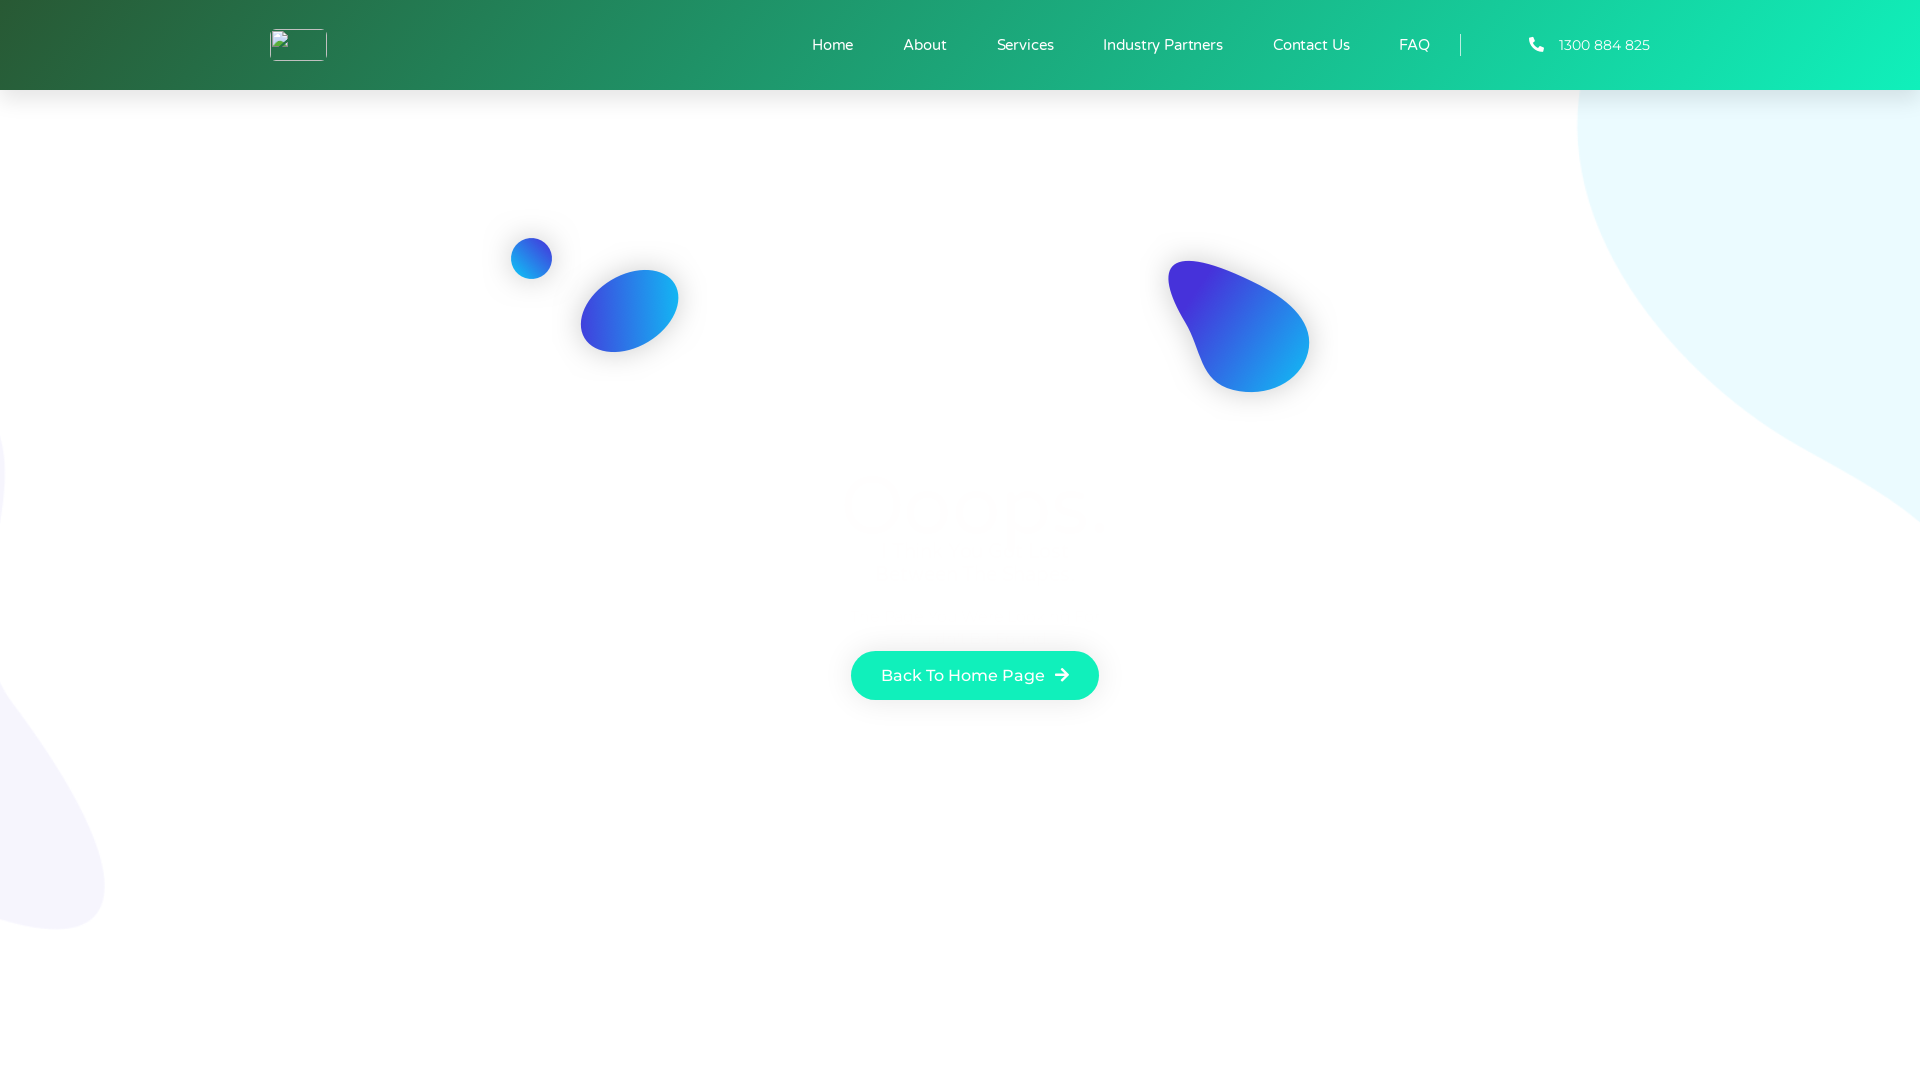 This screenshot has height=1080, width=1920. Describe the element at coordinates (1025, 45) in the screenshot. I see `'Services'` at that location.